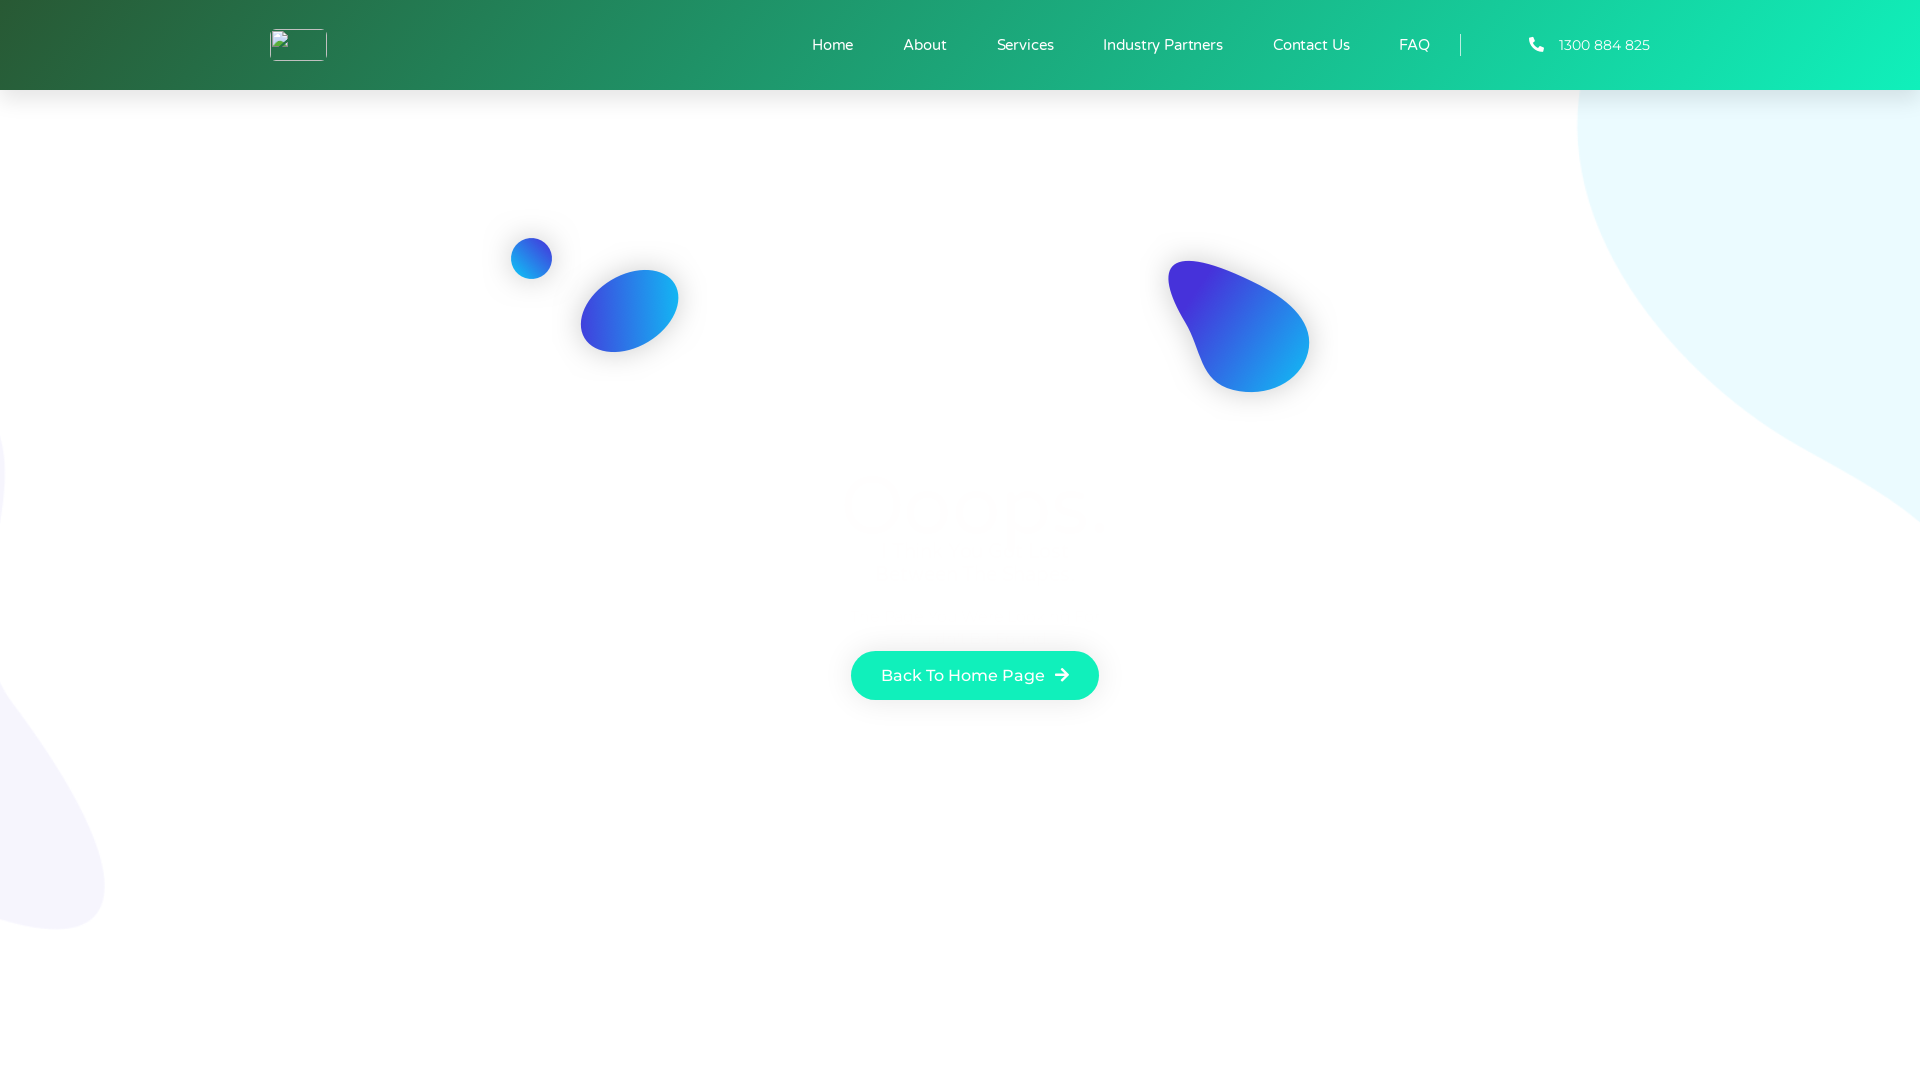 This screenshot has height=1080, width=1920. Describe the element at coordinates (1025, 45) in the screenshot. I see `'Services'` at that location.